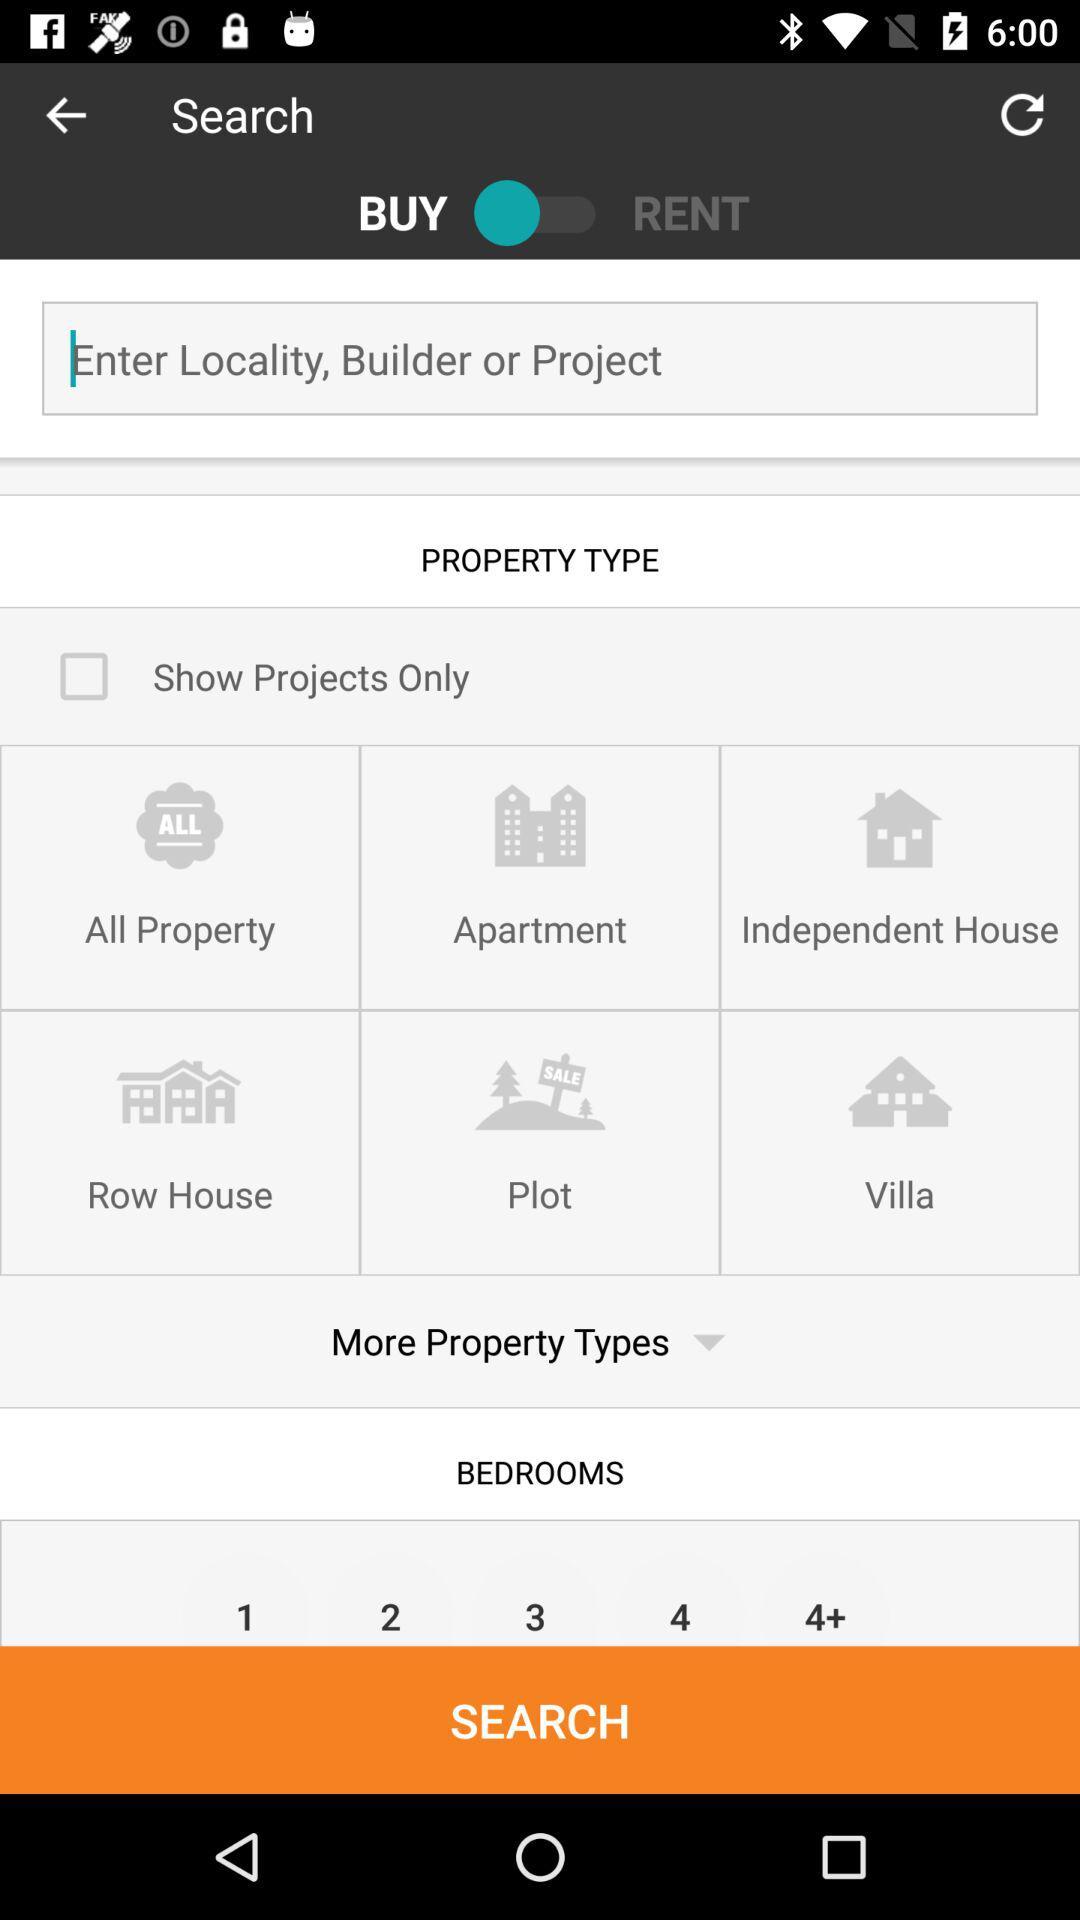  Describe the element at coordinates (391, 1597) in the screenshot. I see `the 2 icon` at that location.